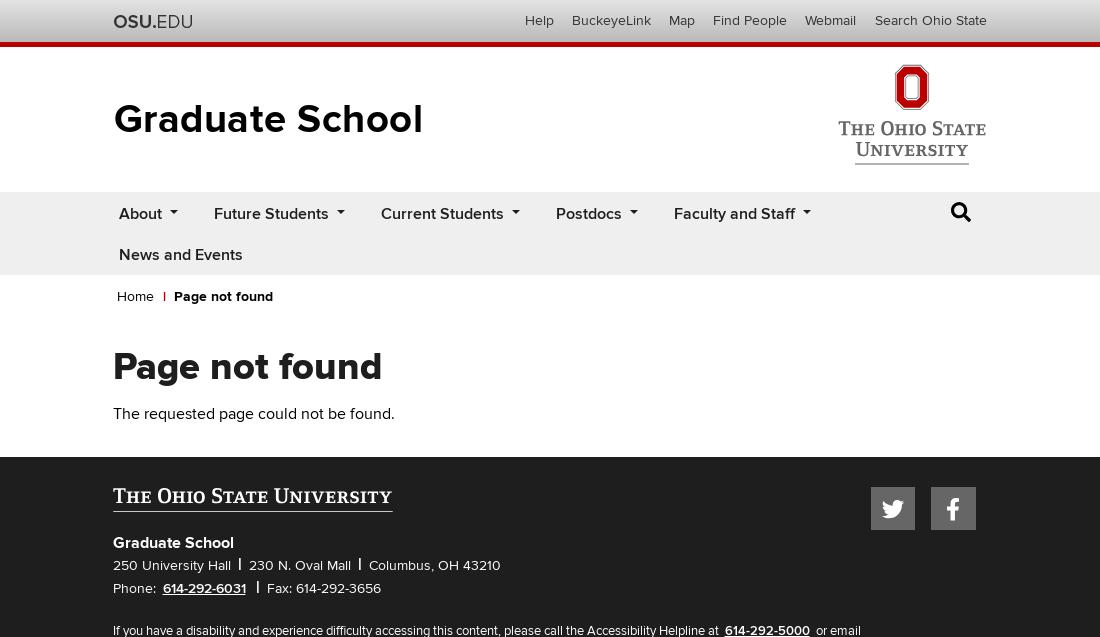 This screenshot has height=637, width=1100. Describe the element at coordinates (299, 564) in the screenshot. I see `'230 N. Oval Mall'` at that location.